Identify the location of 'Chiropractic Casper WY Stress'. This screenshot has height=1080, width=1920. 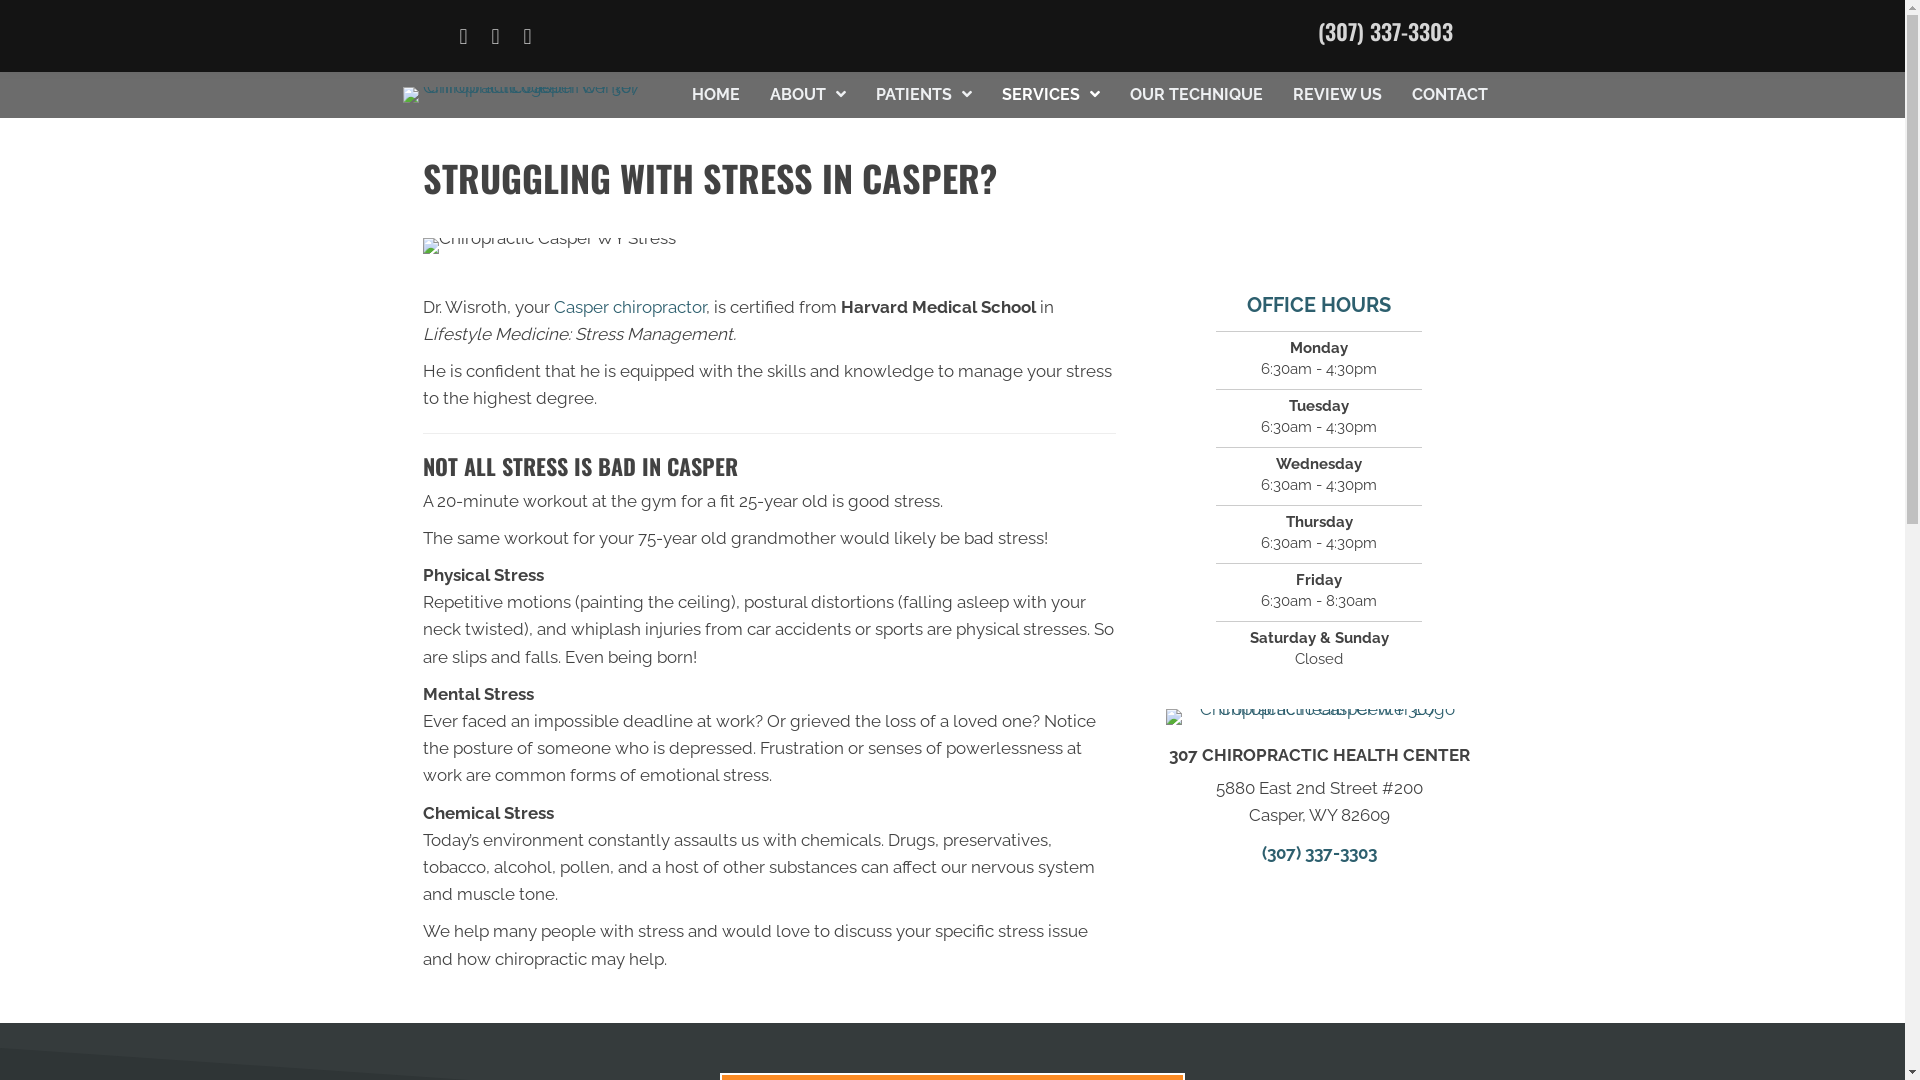
(421, 245).